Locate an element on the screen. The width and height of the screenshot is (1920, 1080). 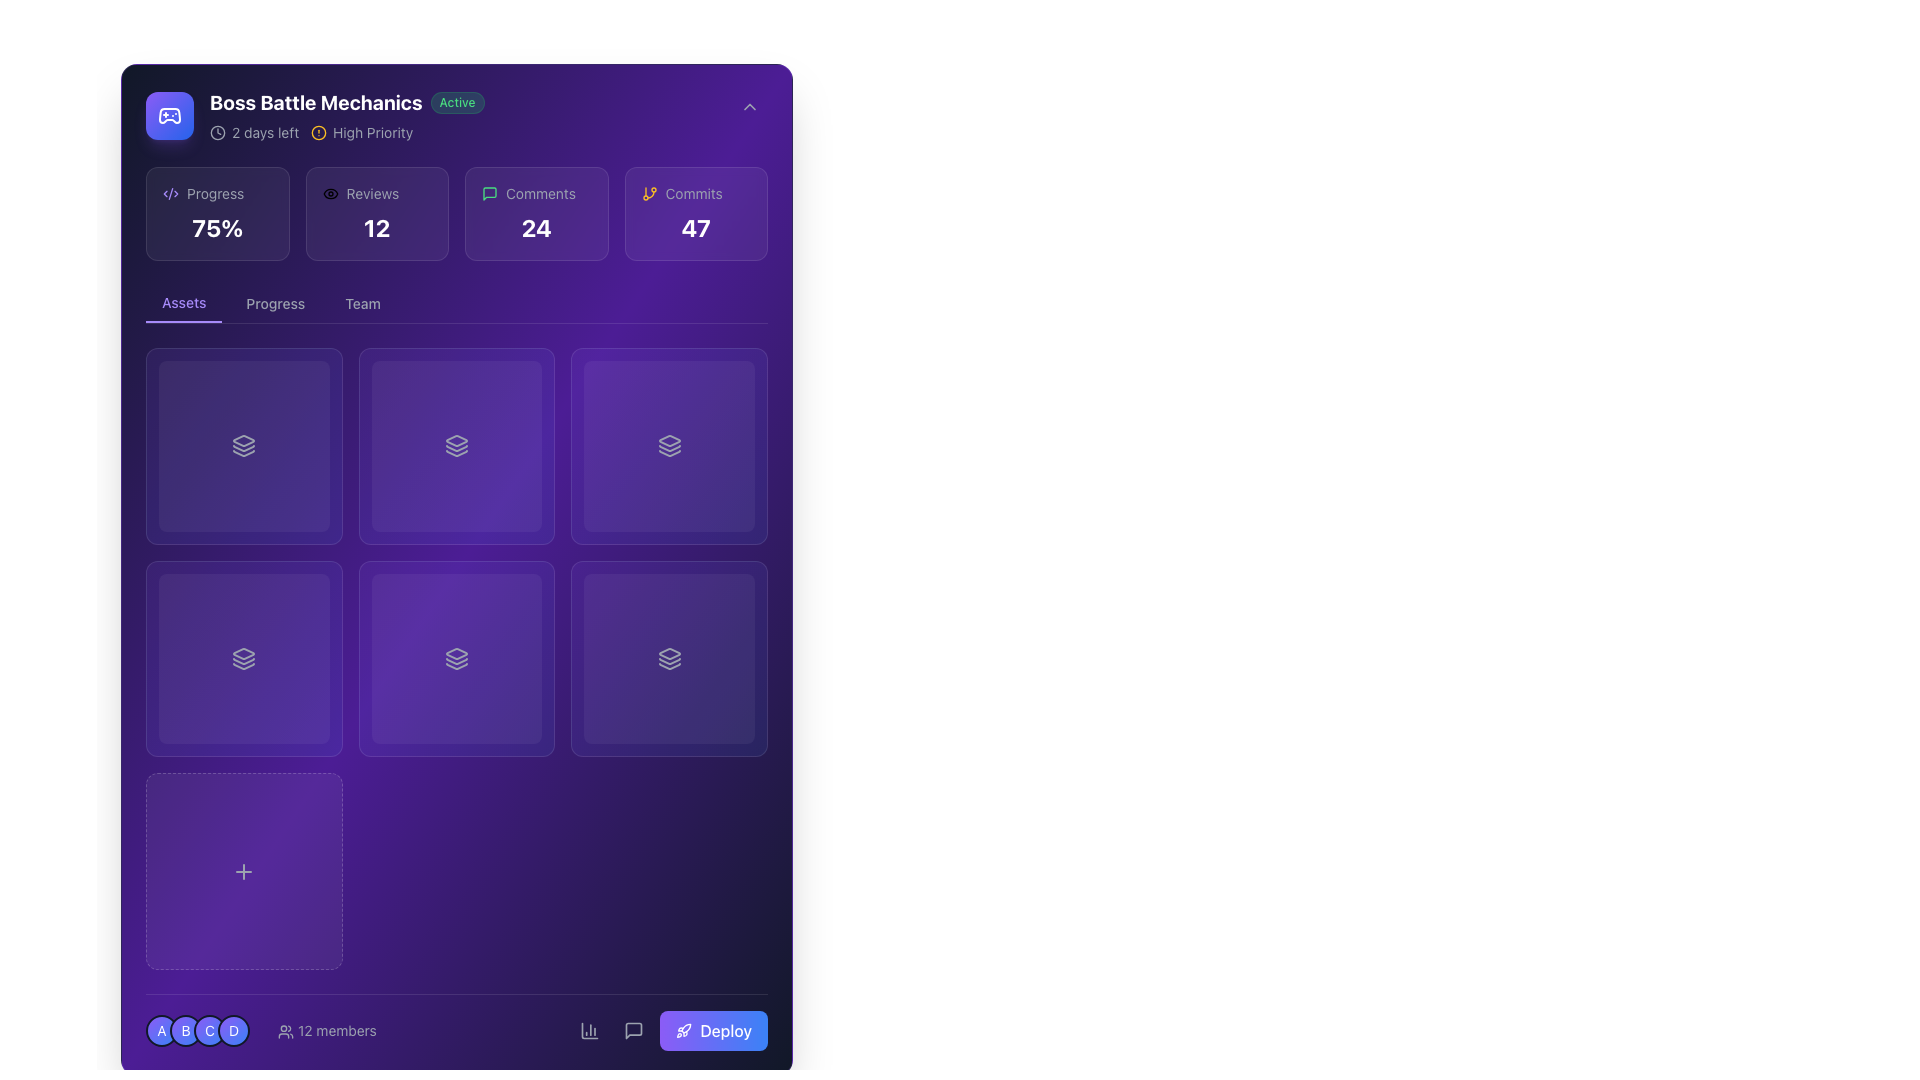
the small gray icon shaped like a stack of layers with rounded edges located in the bottom-left quadrant of a 2x3 grid layout on a purple background is located at coordinates (243, 659).